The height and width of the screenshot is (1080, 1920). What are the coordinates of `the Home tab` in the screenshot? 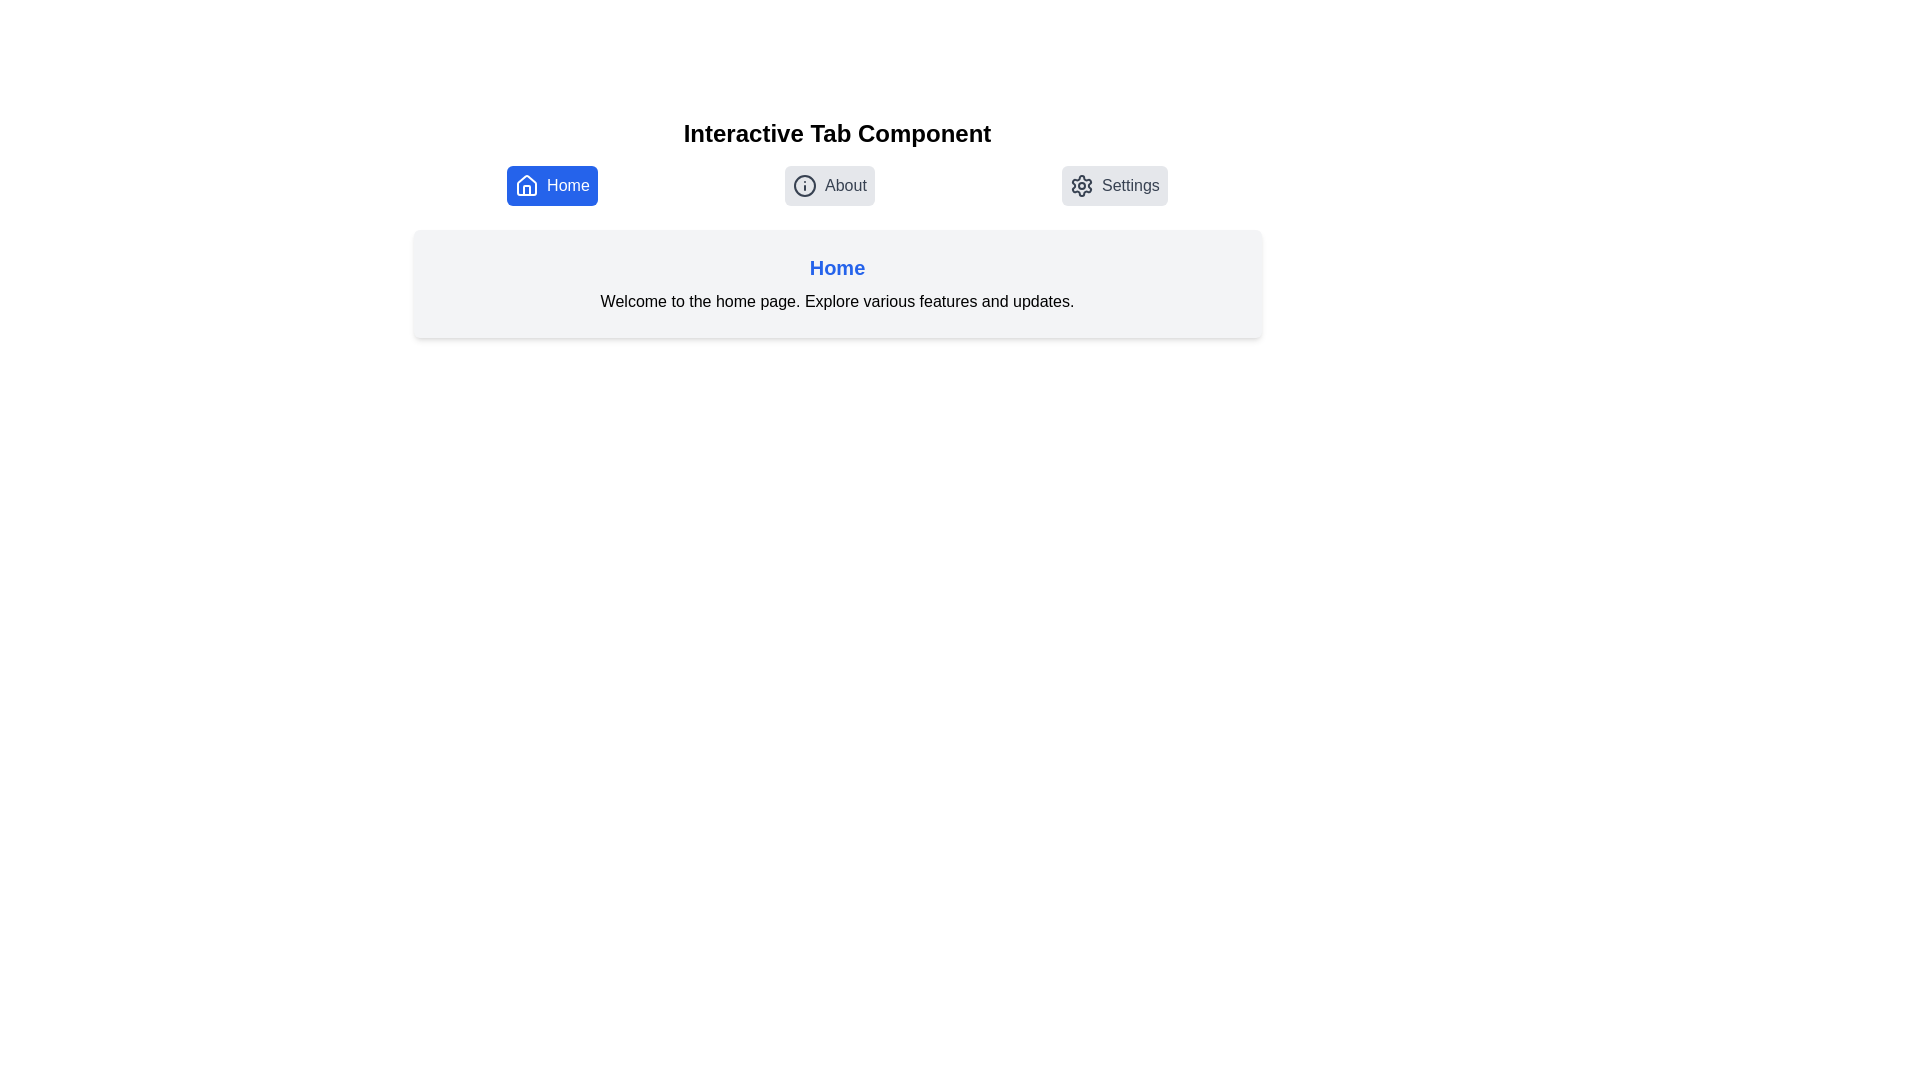 It's located at (552, 185).